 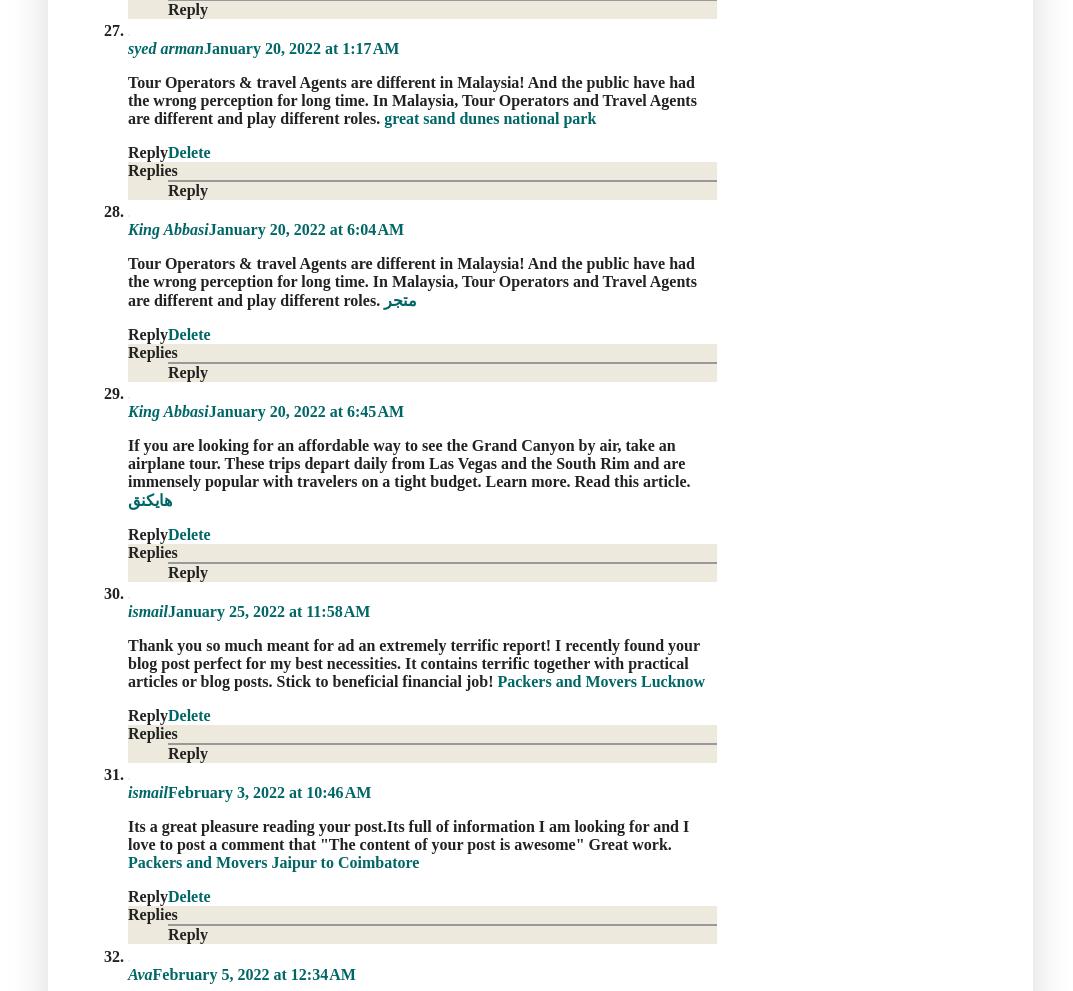 I want to click on 'February 3, 2022 at 10:46 AM', so click(x=268, y=792).